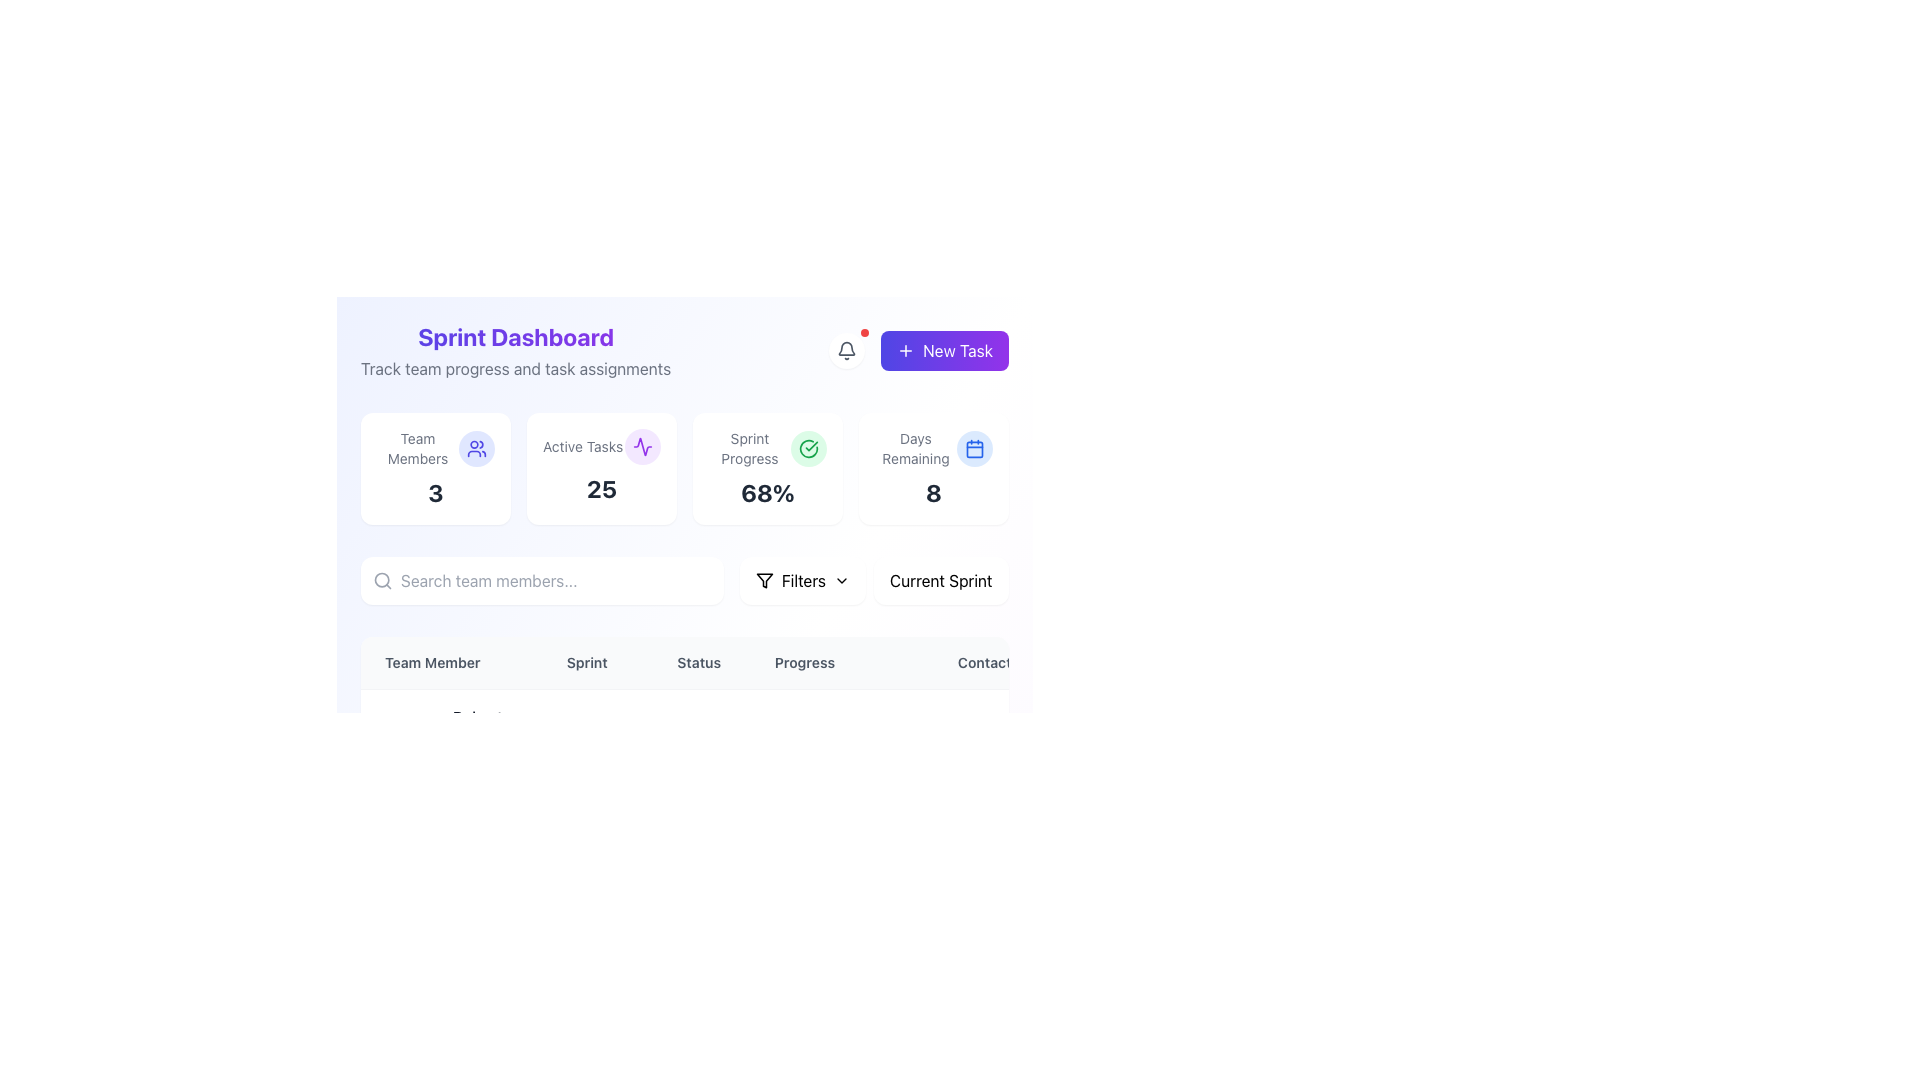 The image size is (1920, 1080). What do you see at coordinates (475, 447) in the screenshot?
I see `the distinct 'Team Members' icon located in the top part of the dashboard, beside the number '3'` at bounding box center [475, 447].